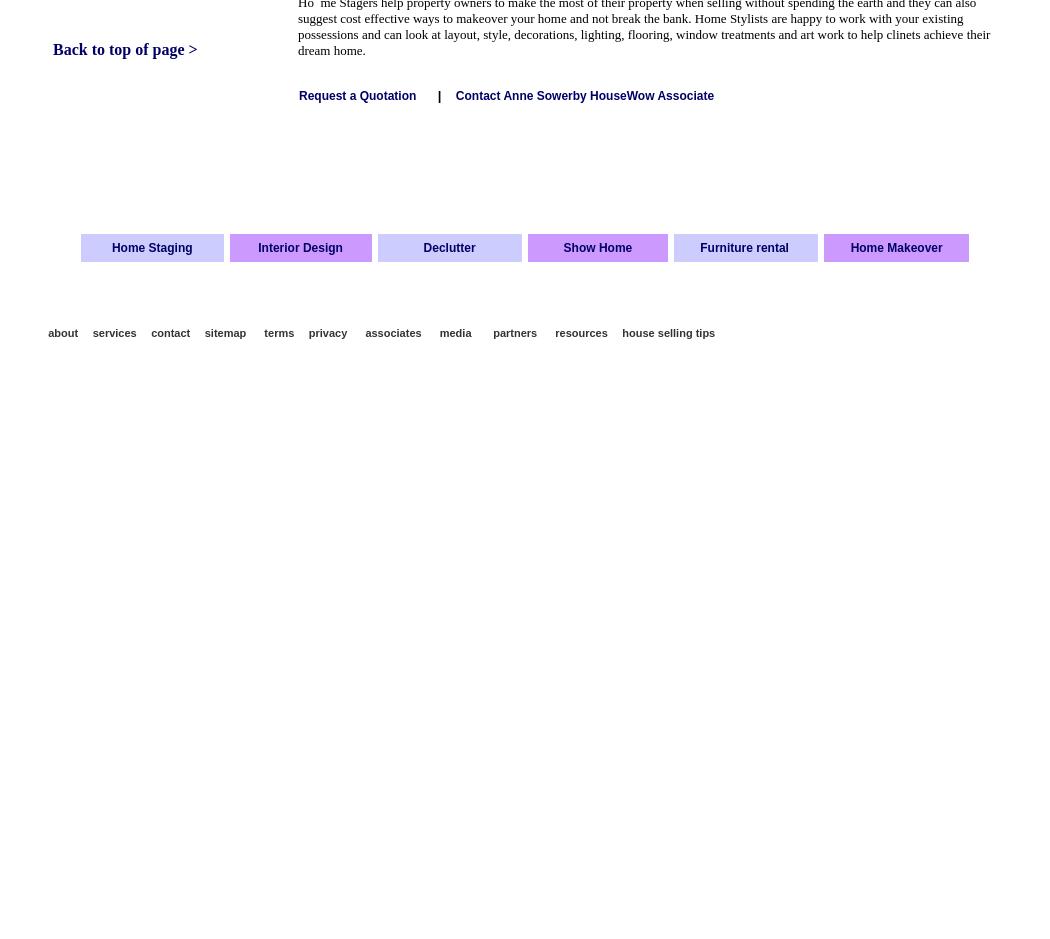 The image size is (1050, 939). What do you see at coordinates (110, 246) in the screenshot?
I see `'Home
              Staging'` at bounding box center [110, 246].